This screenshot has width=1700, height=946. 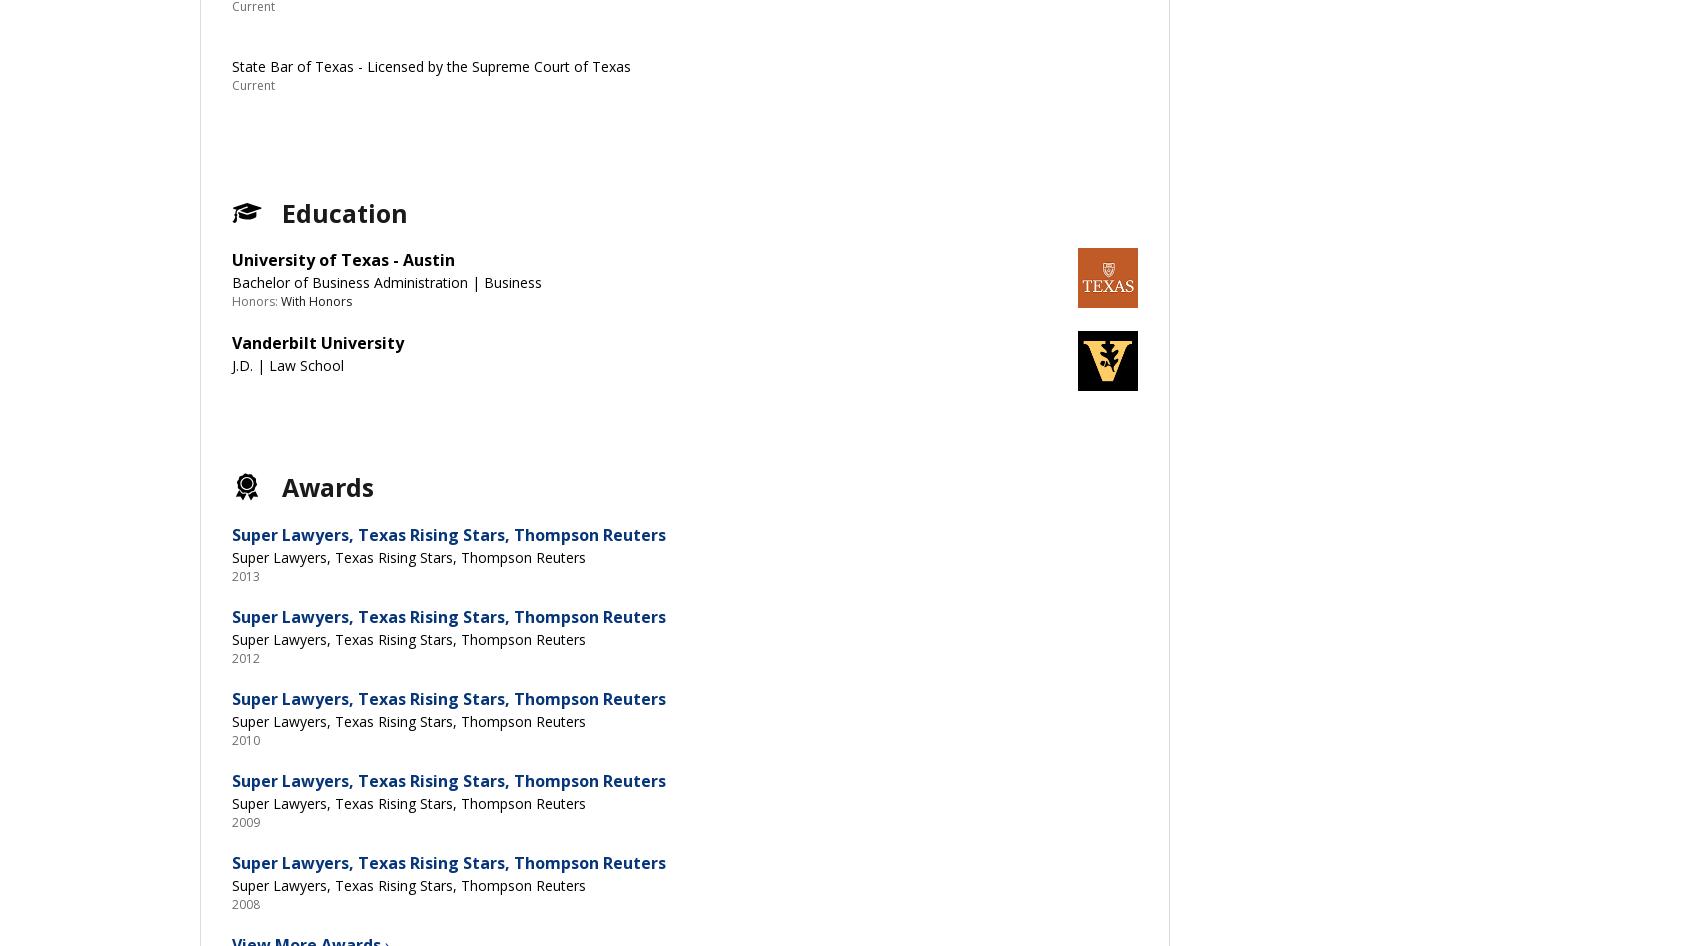 What do you see at coordinates (326, 485) in the screenshot?
I see `'Awards'` at bounding box center [326, 485].